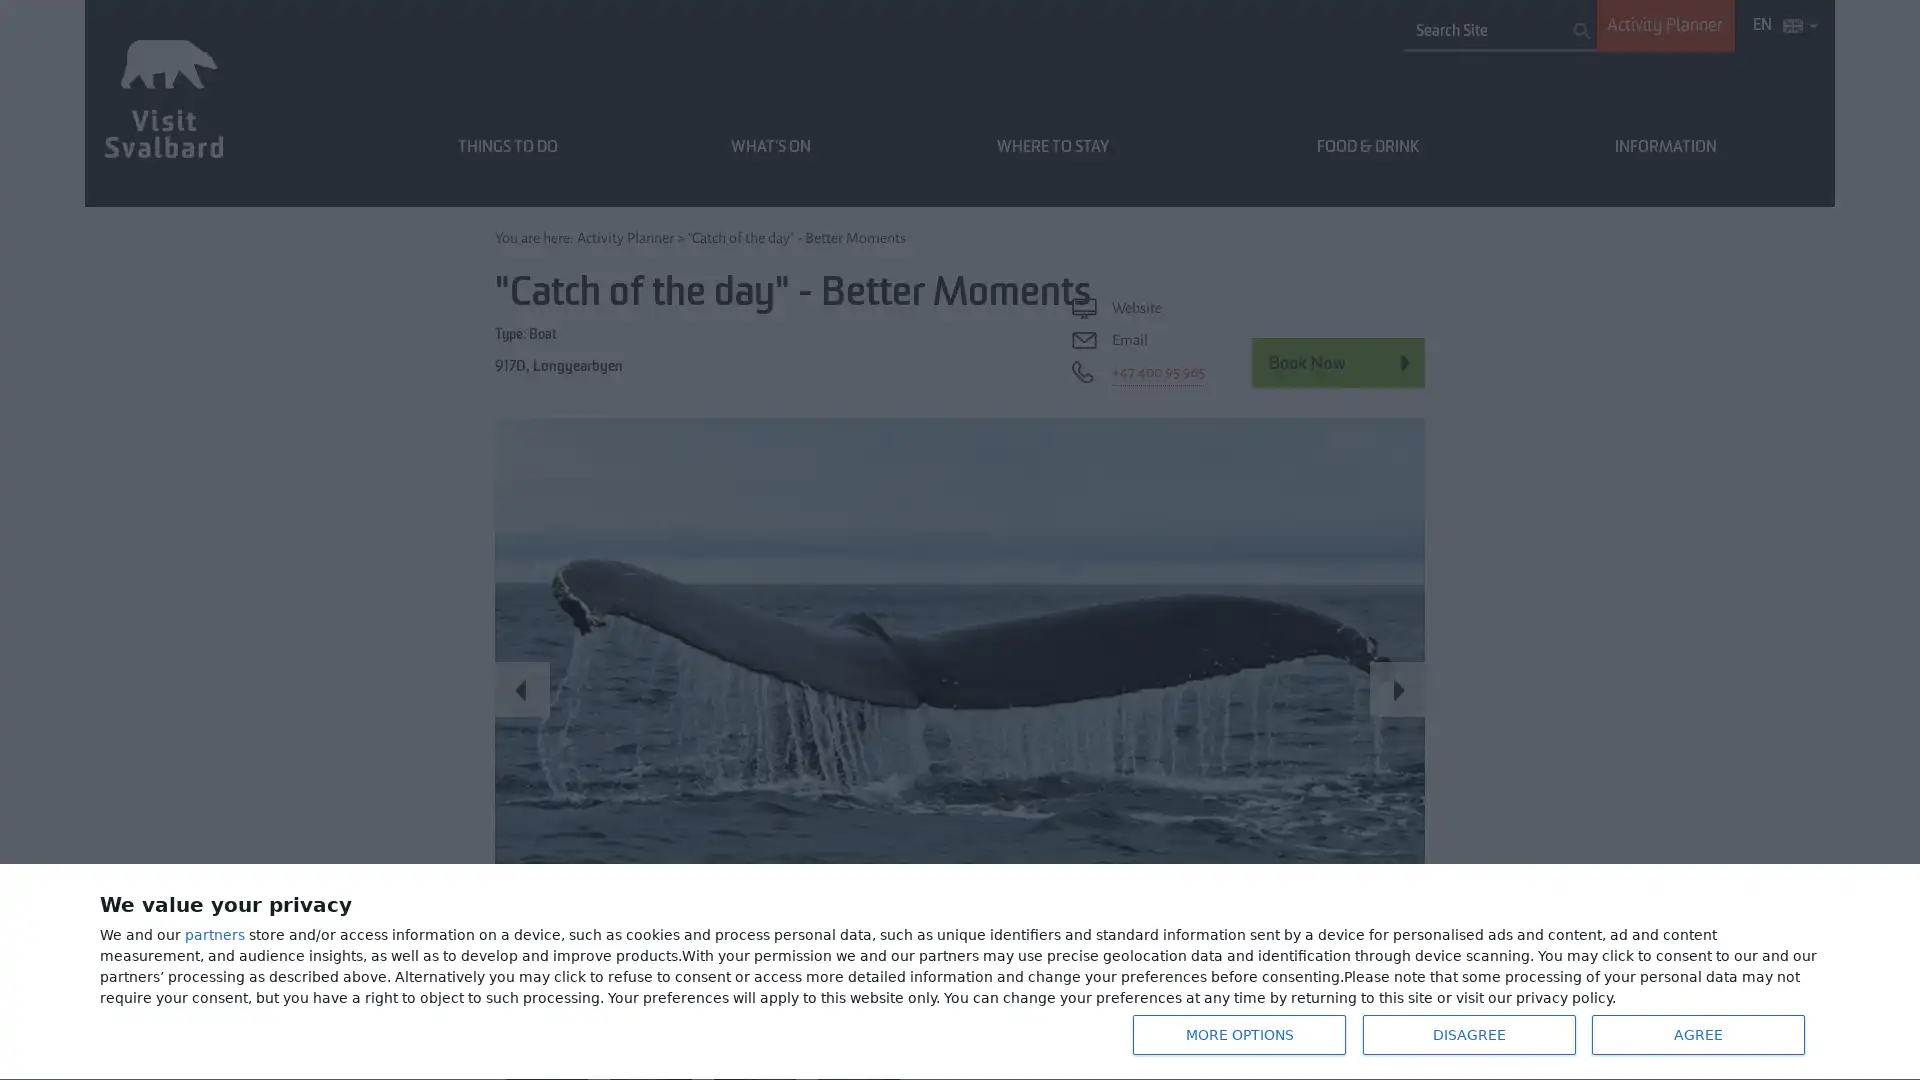  What do you see at coordinates (1237, 1034) in the screenshot?
I see `MORE OPTIONS` at bounding box center [1237, 1034].